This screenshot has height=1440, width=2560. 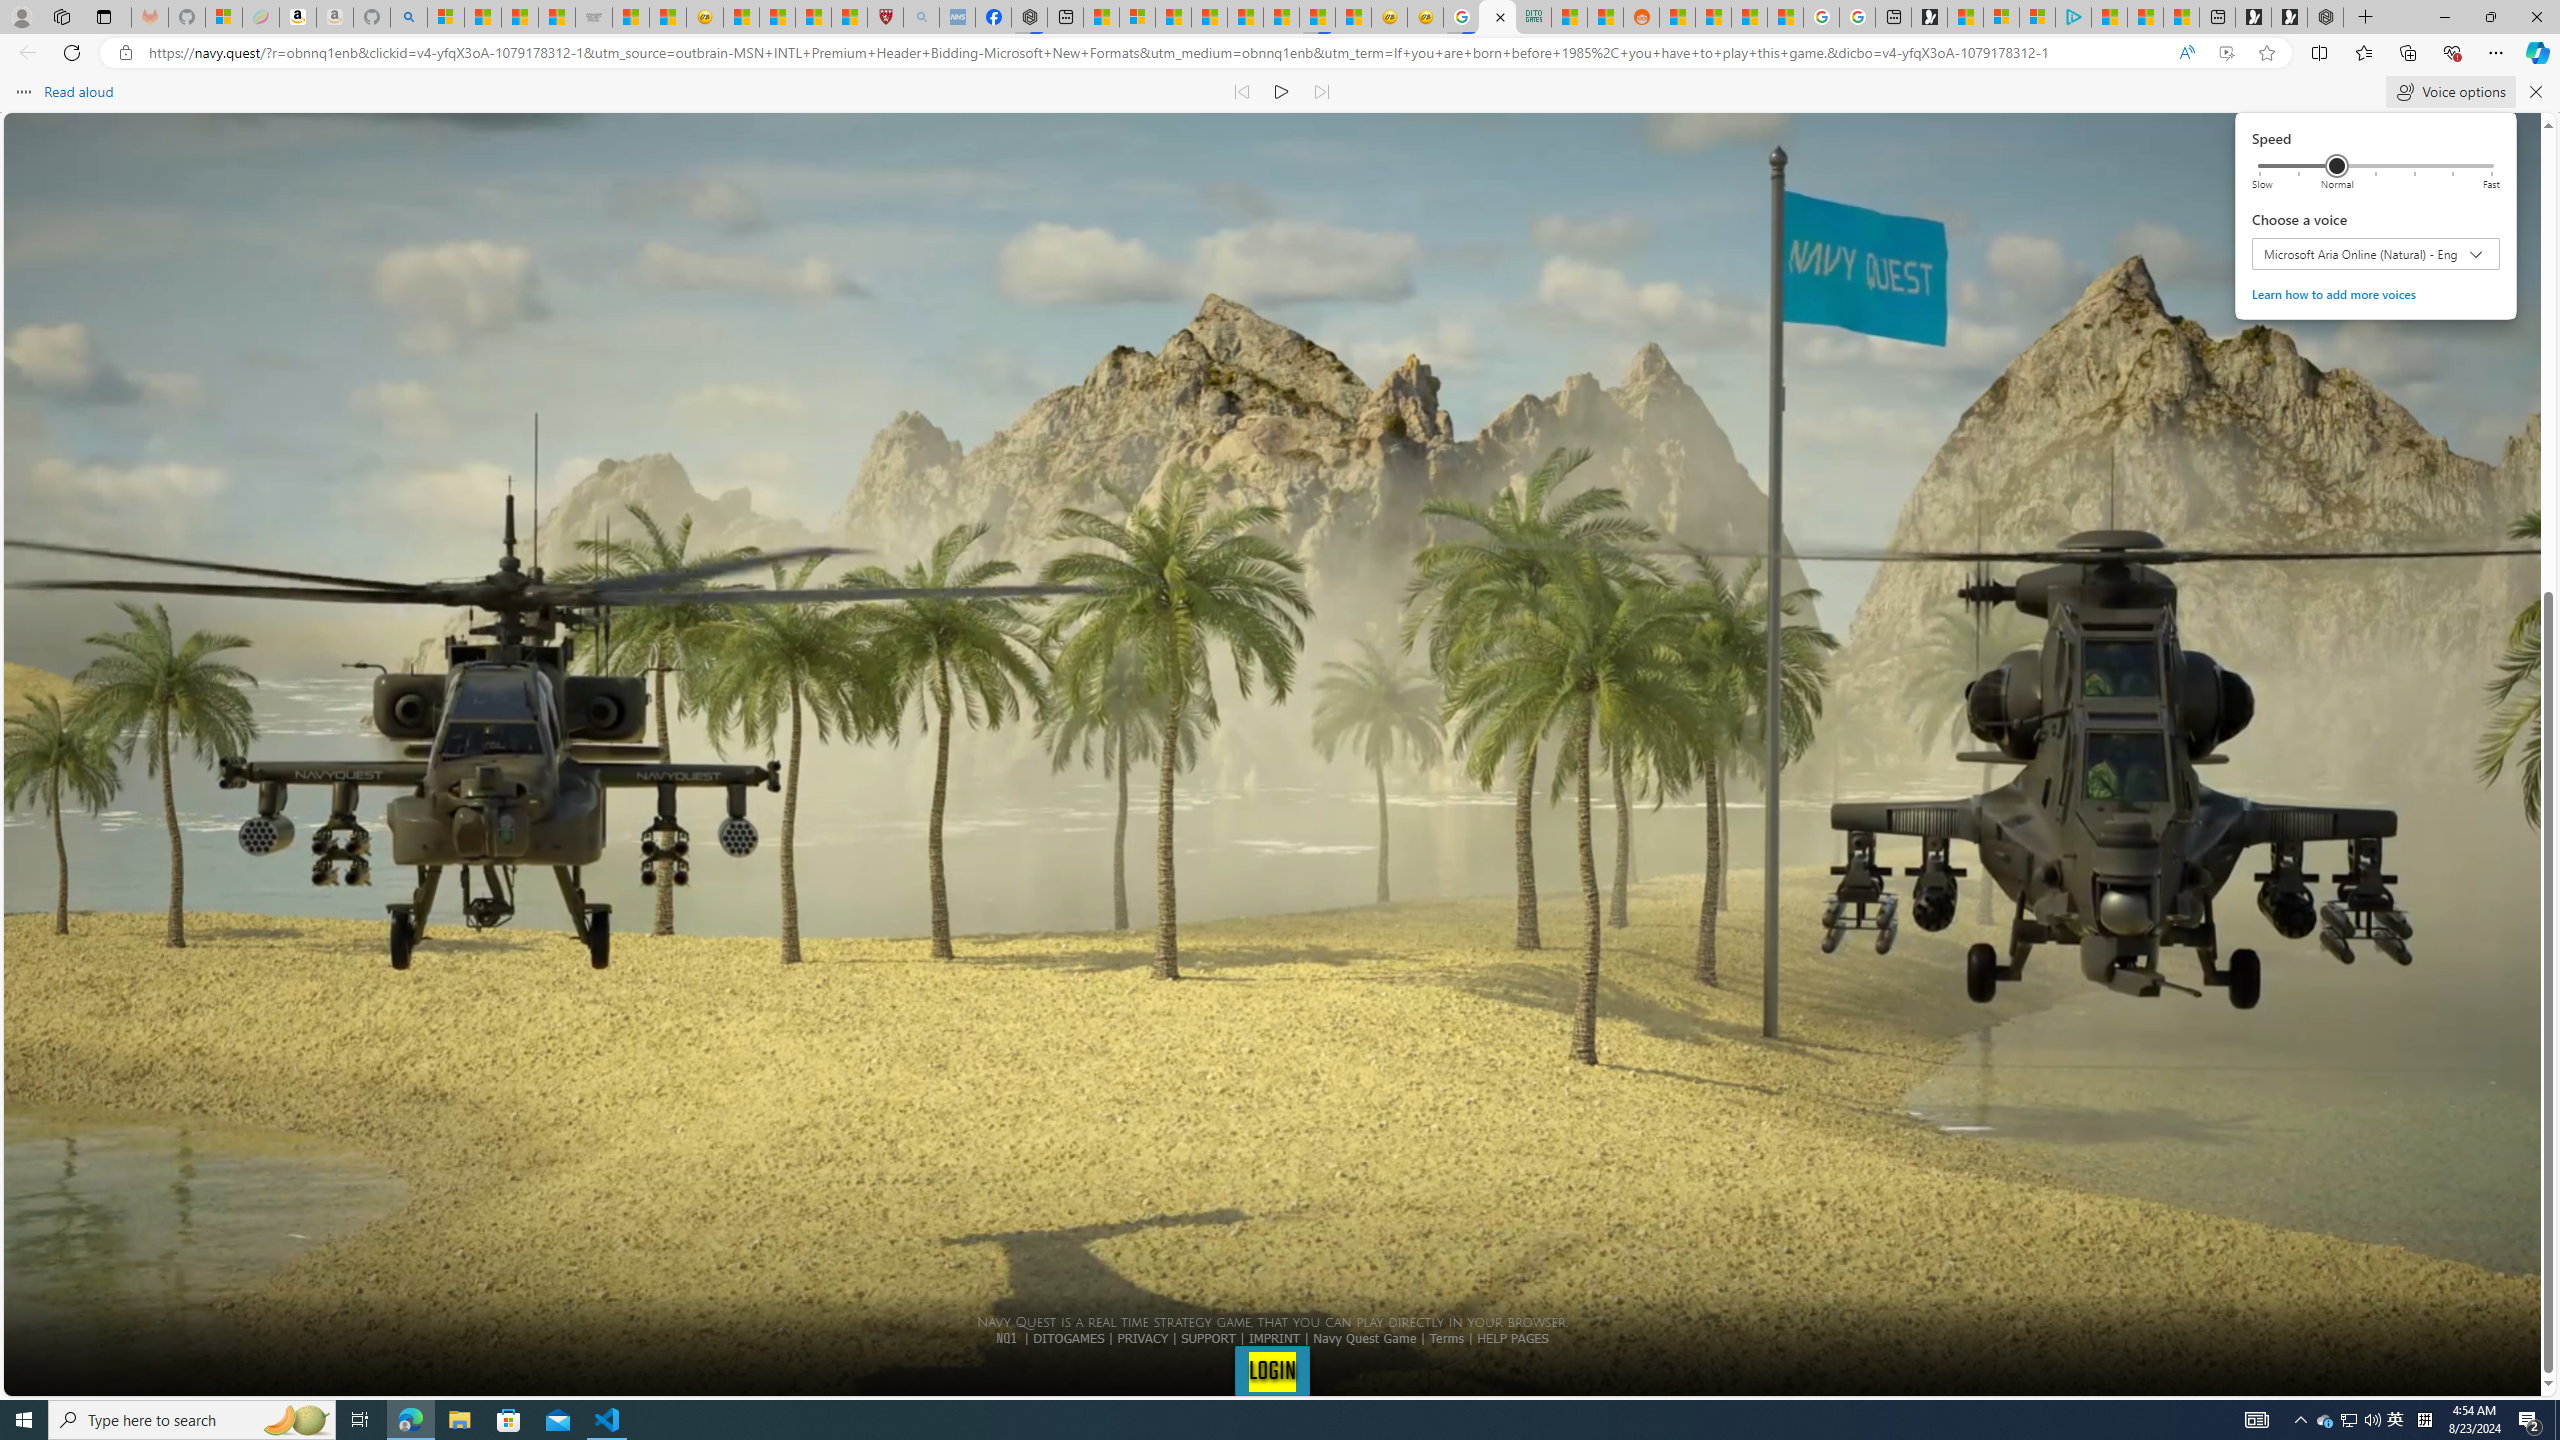 What do you see at coordinates (224, 16) in the screenshot?
I see `'Microsoft-Report a Concern to Bing'` at bounding box center [224, 16].